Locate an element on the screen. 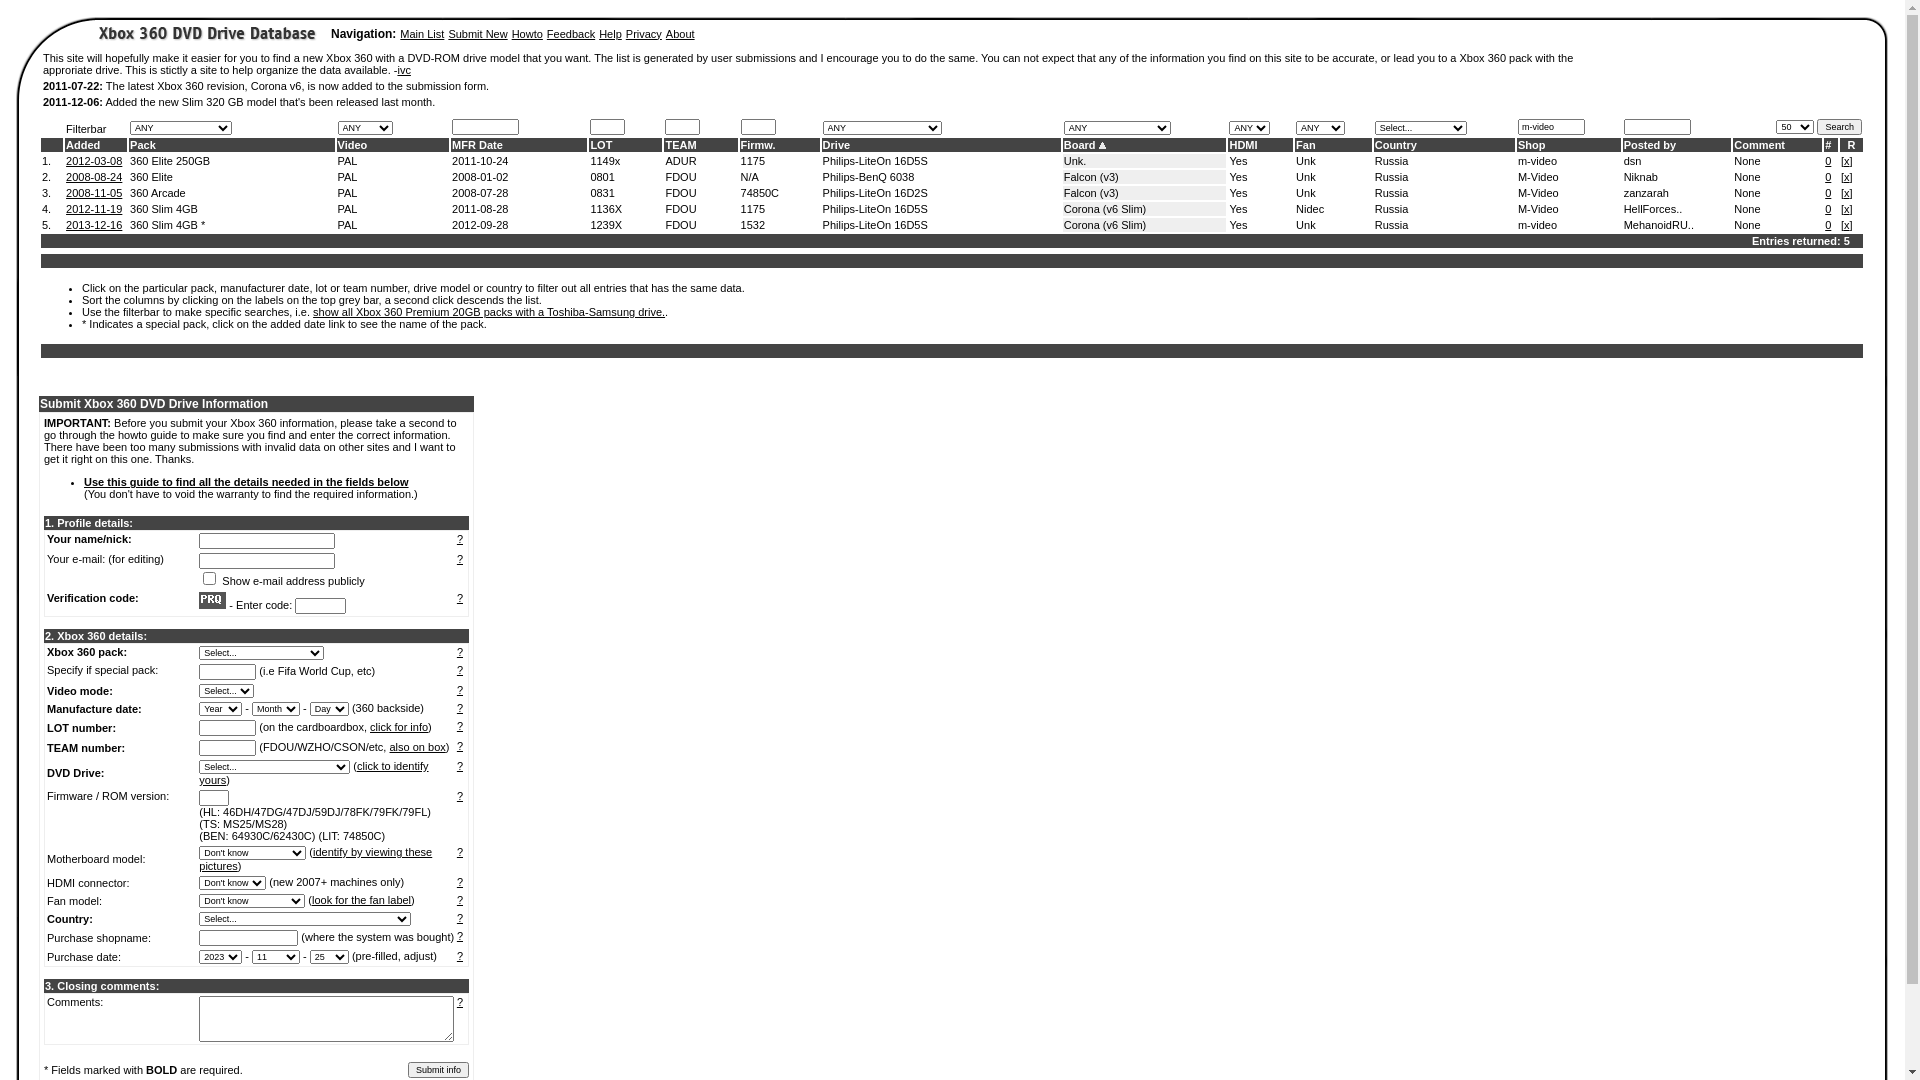  'x' is located at coordinates (1846, 208).